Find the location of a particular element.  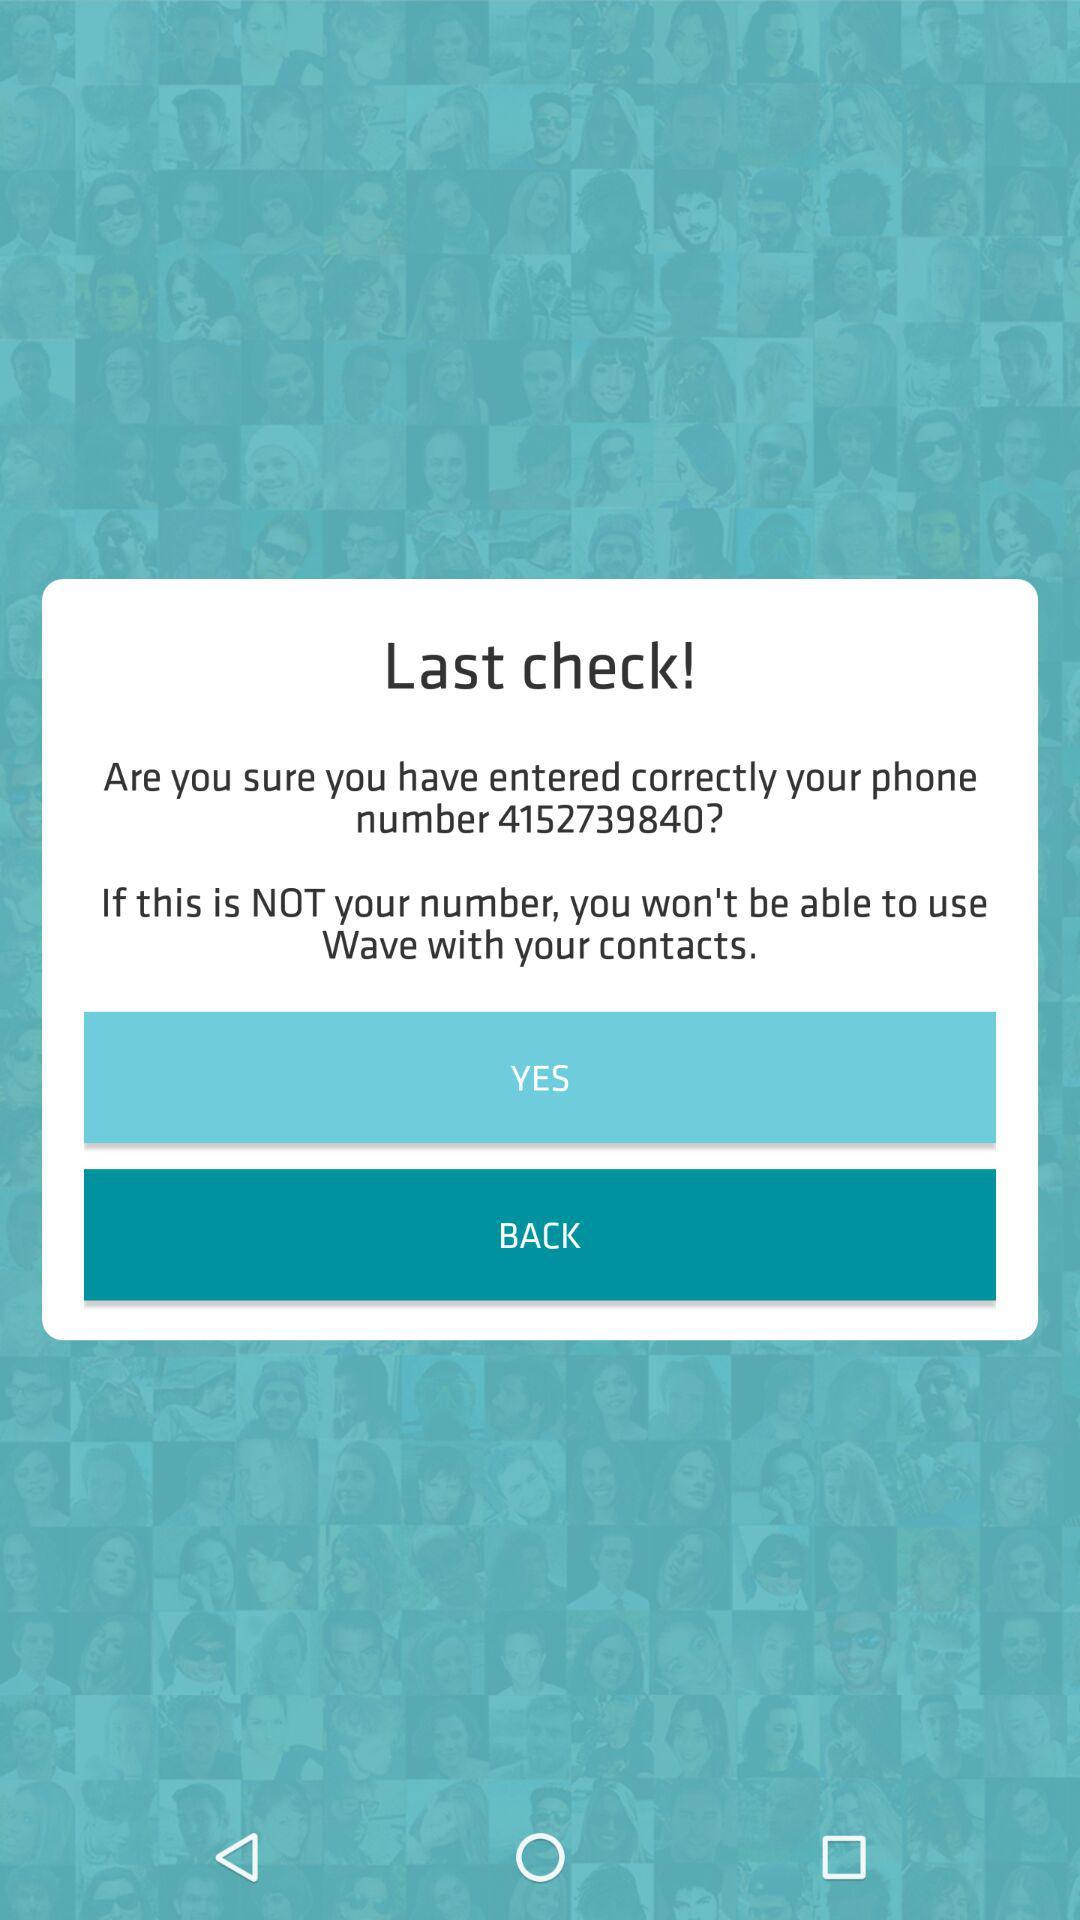

the are you sure item is located at coordinates (540, 859).